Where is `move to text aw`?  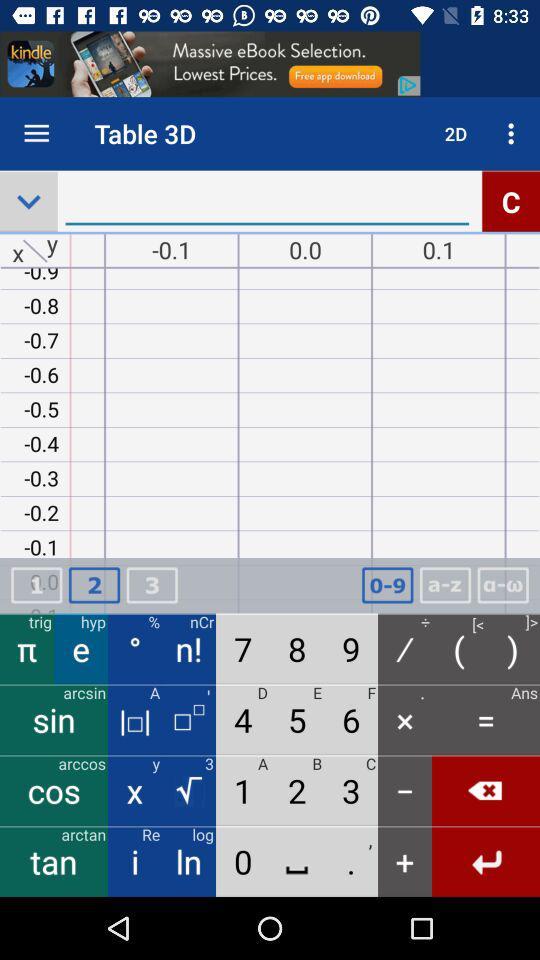 move to text aw is located at coordinates (502, 585).